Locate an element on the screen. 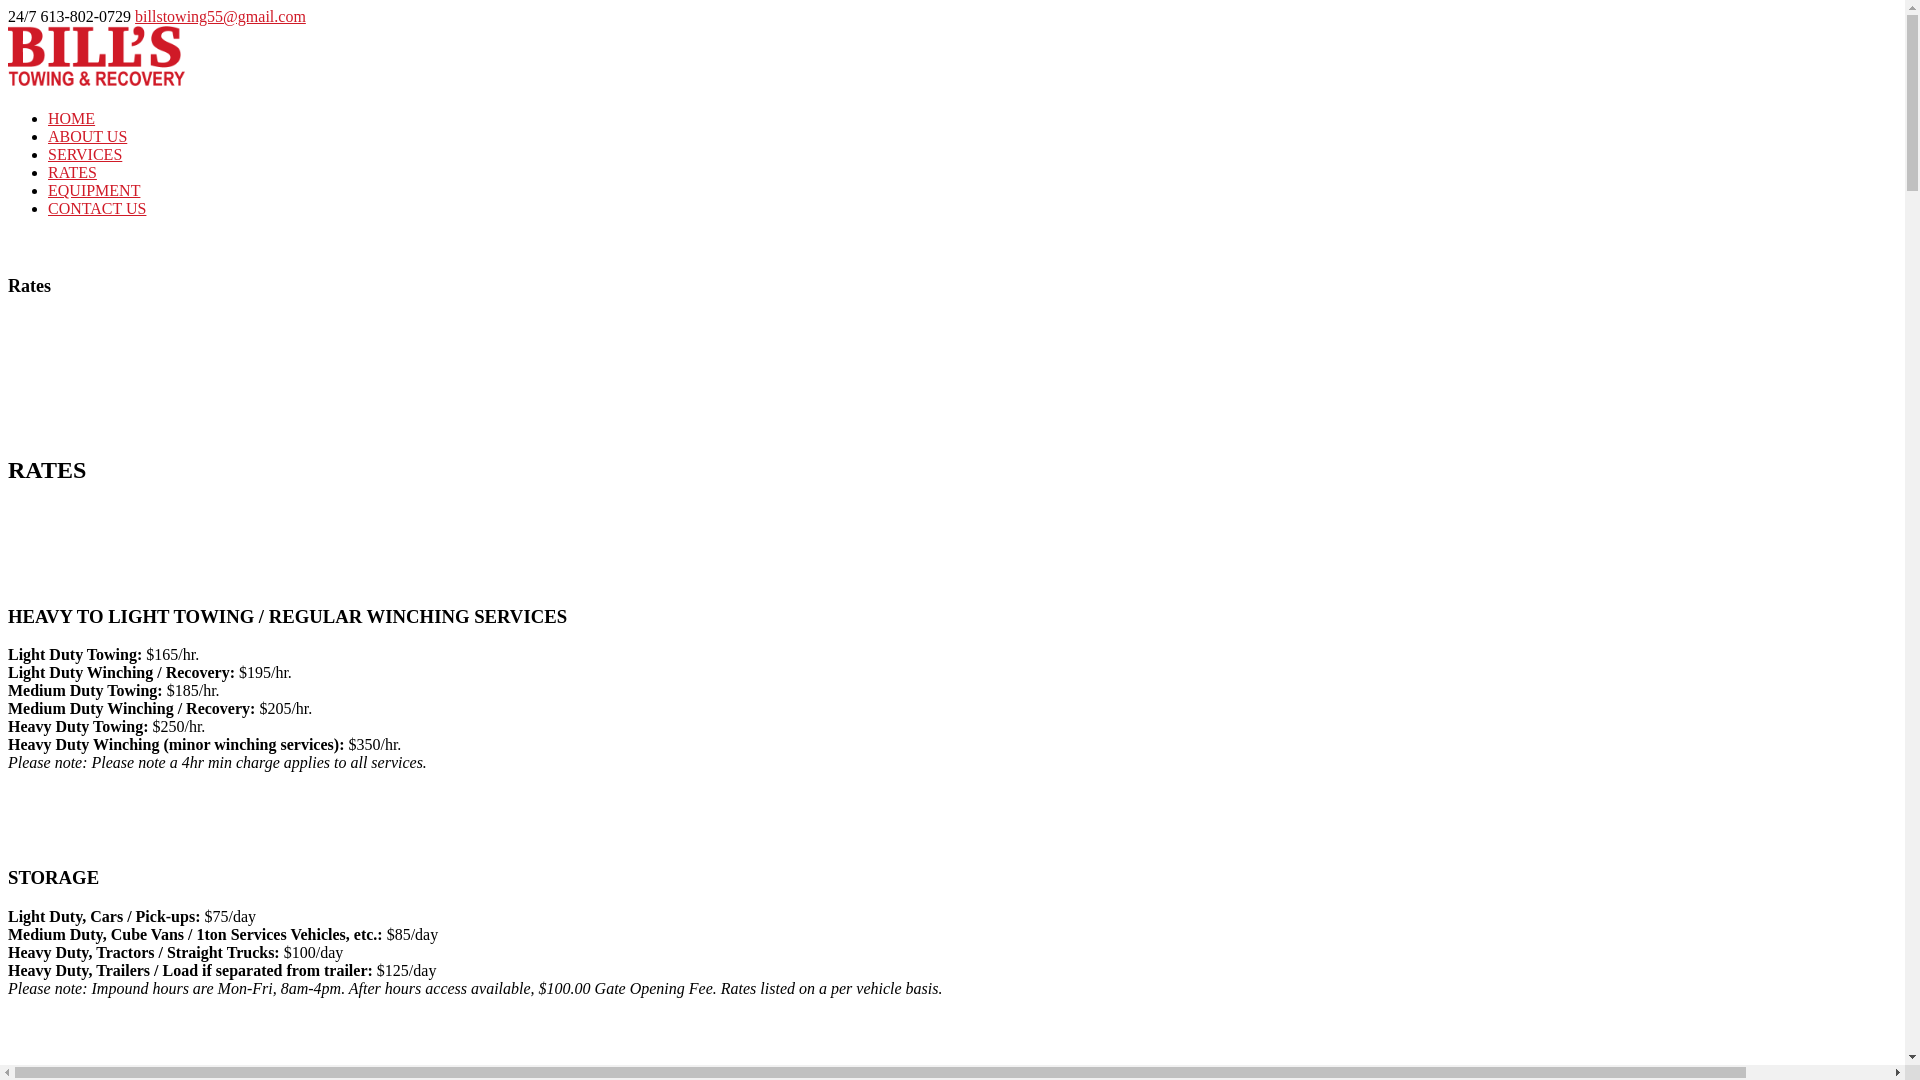  'CONTACT US' is located at coordinates (48, 208).